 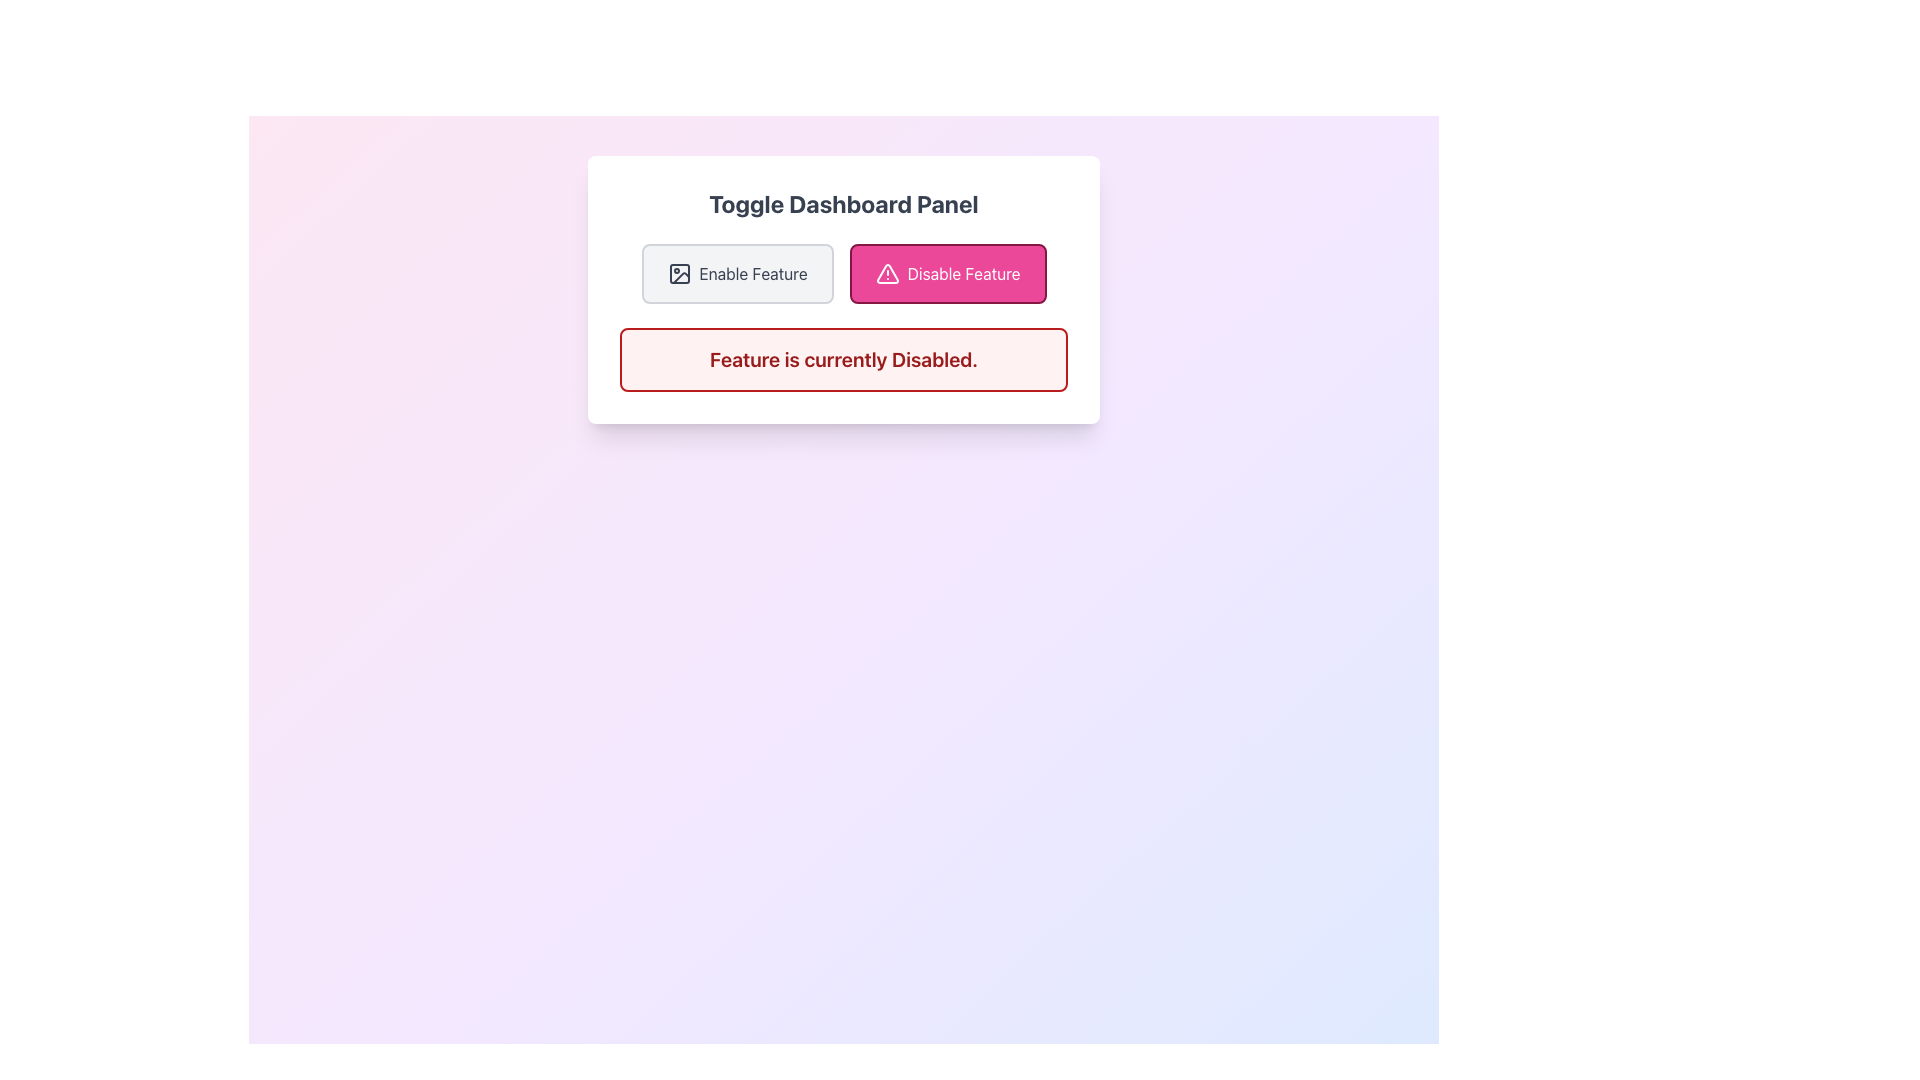 What do you see at coordinates (947, 273) in the screenshot?
I see `the 'Disable Feature' button, which is a rectangular button with rounded corners, pink background, and white text. It is located to the right of the 'Enable Feature' button` at bounding box center [947, 273].